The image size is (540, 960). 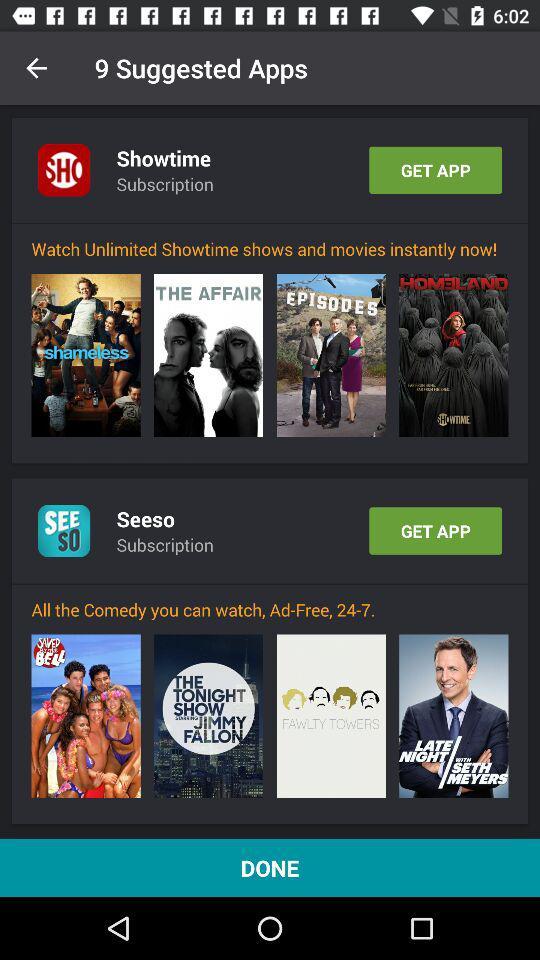 I want to click on icon below all the comedy item, so click(x=453, y=716).